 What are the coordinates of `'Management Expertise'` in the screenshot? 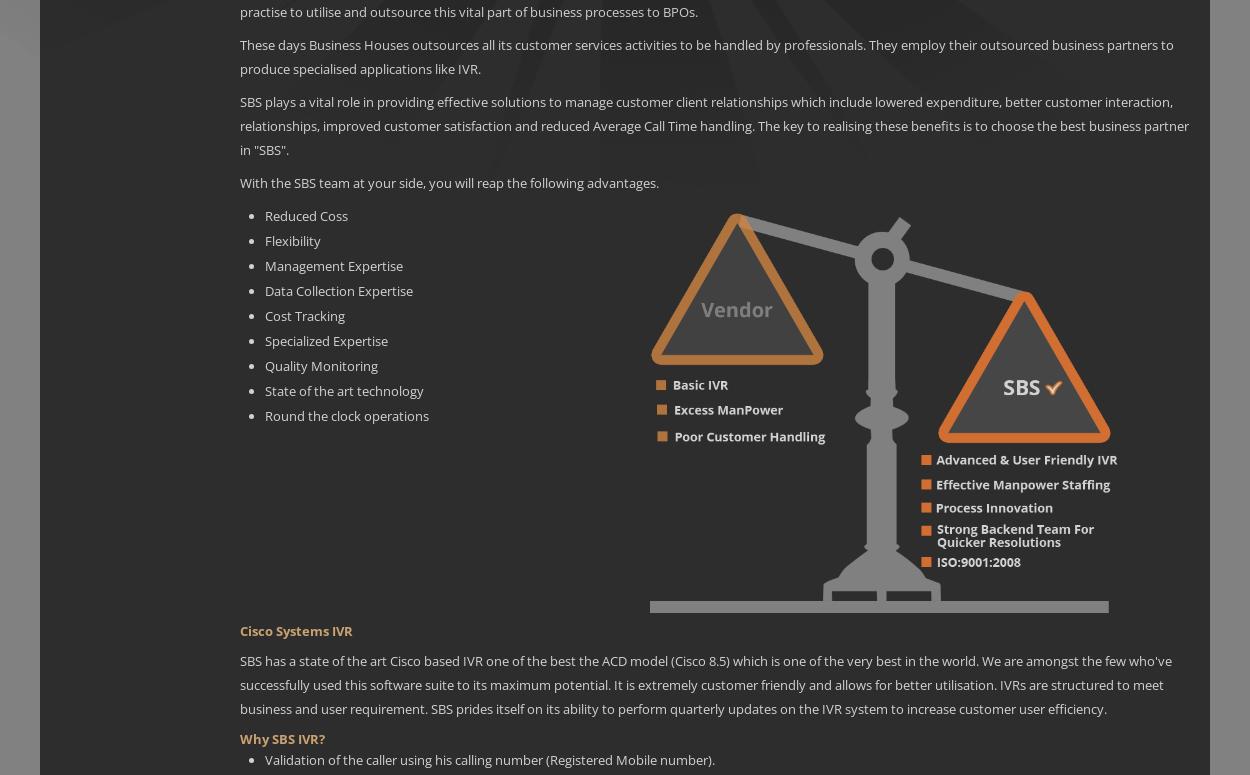 It's located at (333, 265).